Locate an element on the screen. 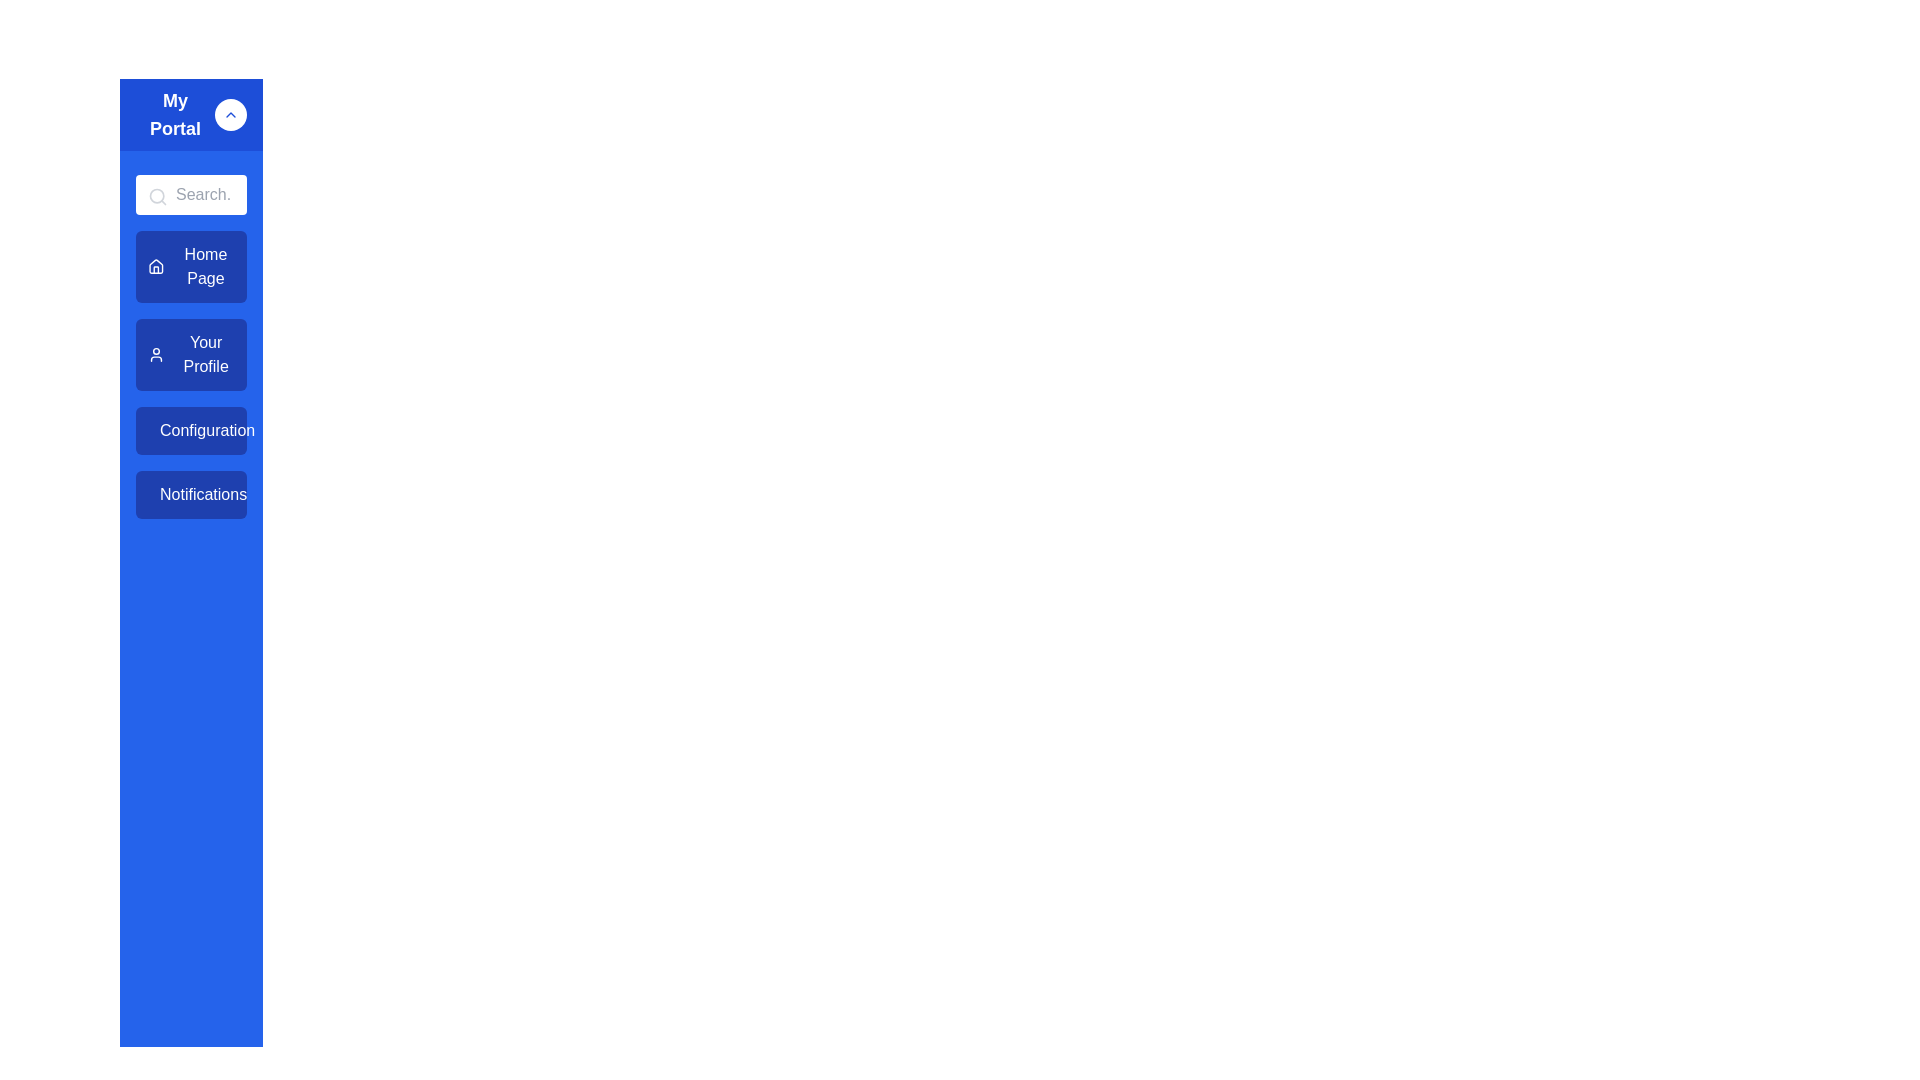 The height and width of the screenshot is (1080, 1920). the text label at the top of the vertical navigation bar, which serves as the title for the portal, located to the left of the upward-facing chevron button is located at coordinates (175, 115).